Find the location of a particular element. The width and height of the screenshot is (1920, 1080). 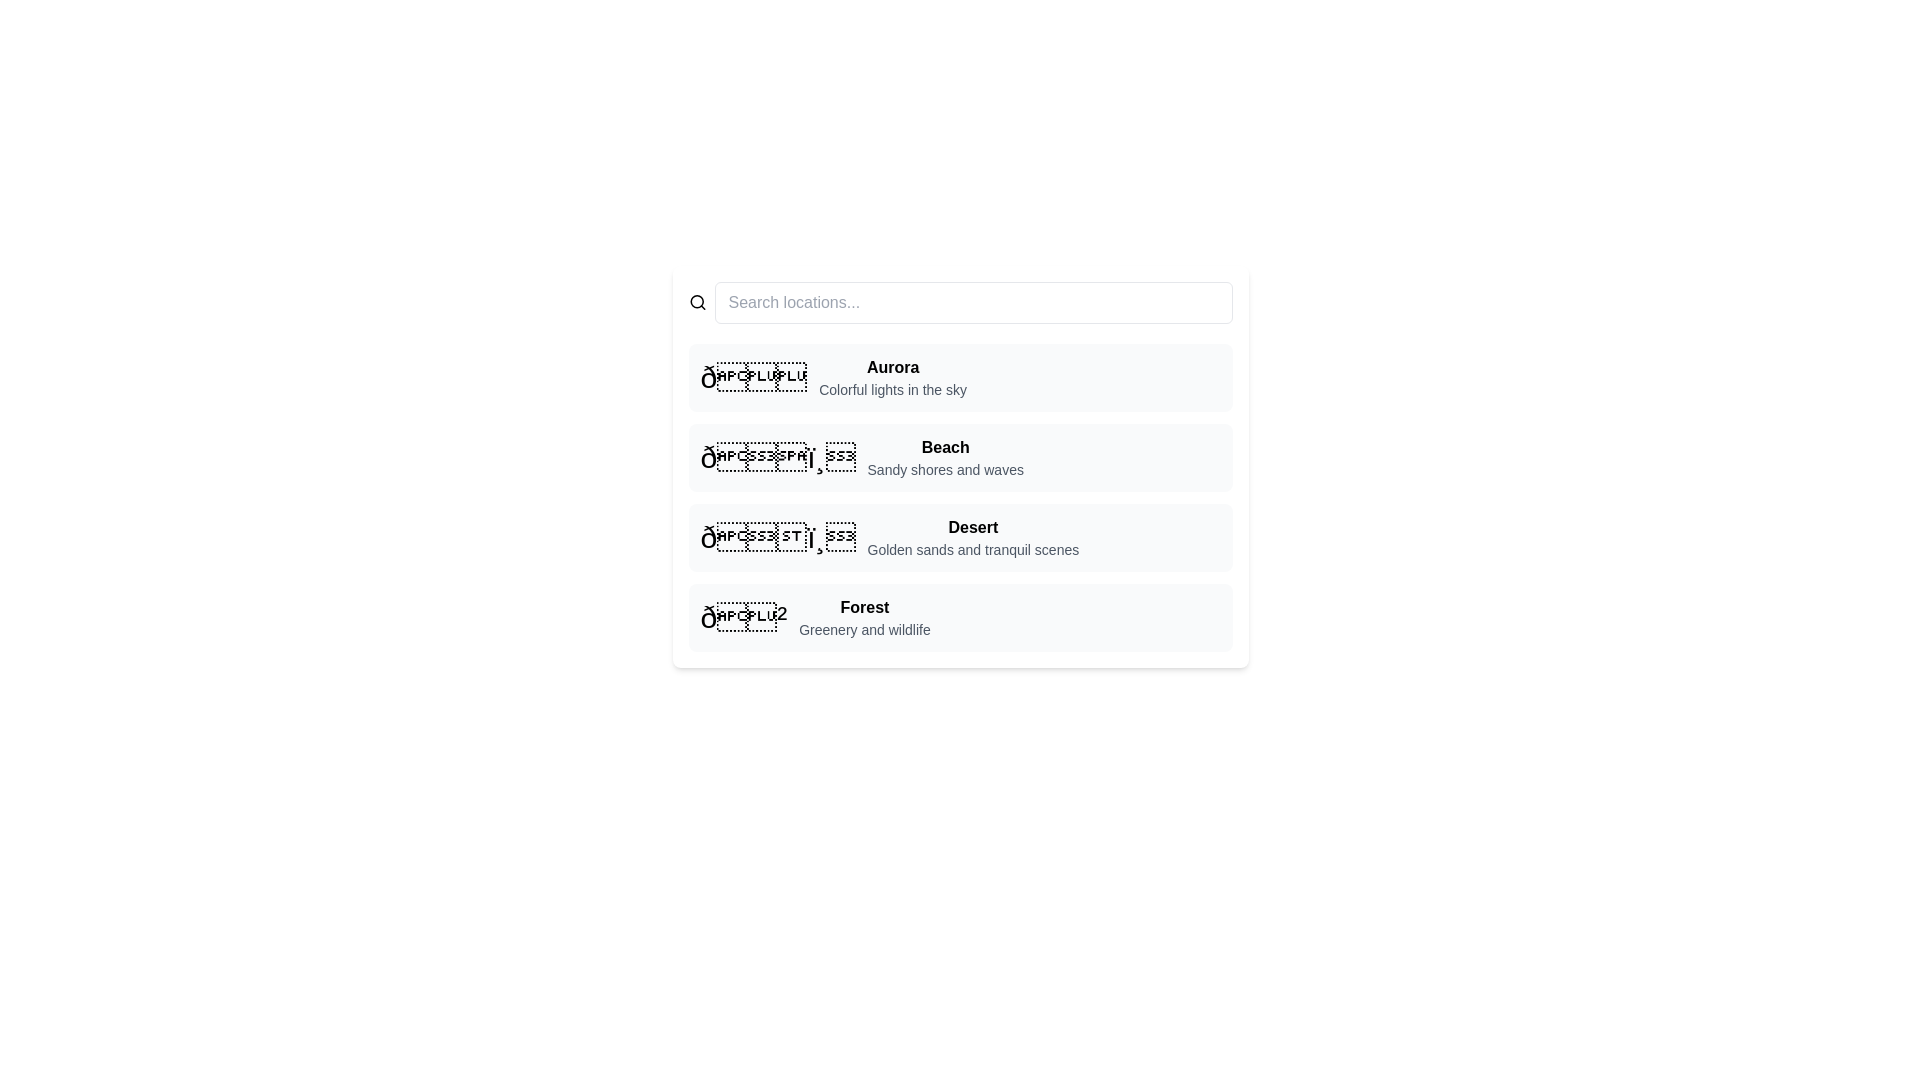

text label displaying 'Aurora', which is a bold header above the descriptive text 'Colorful lights in the sky' in the second column of a structured list is located at coordinates (892, 367).